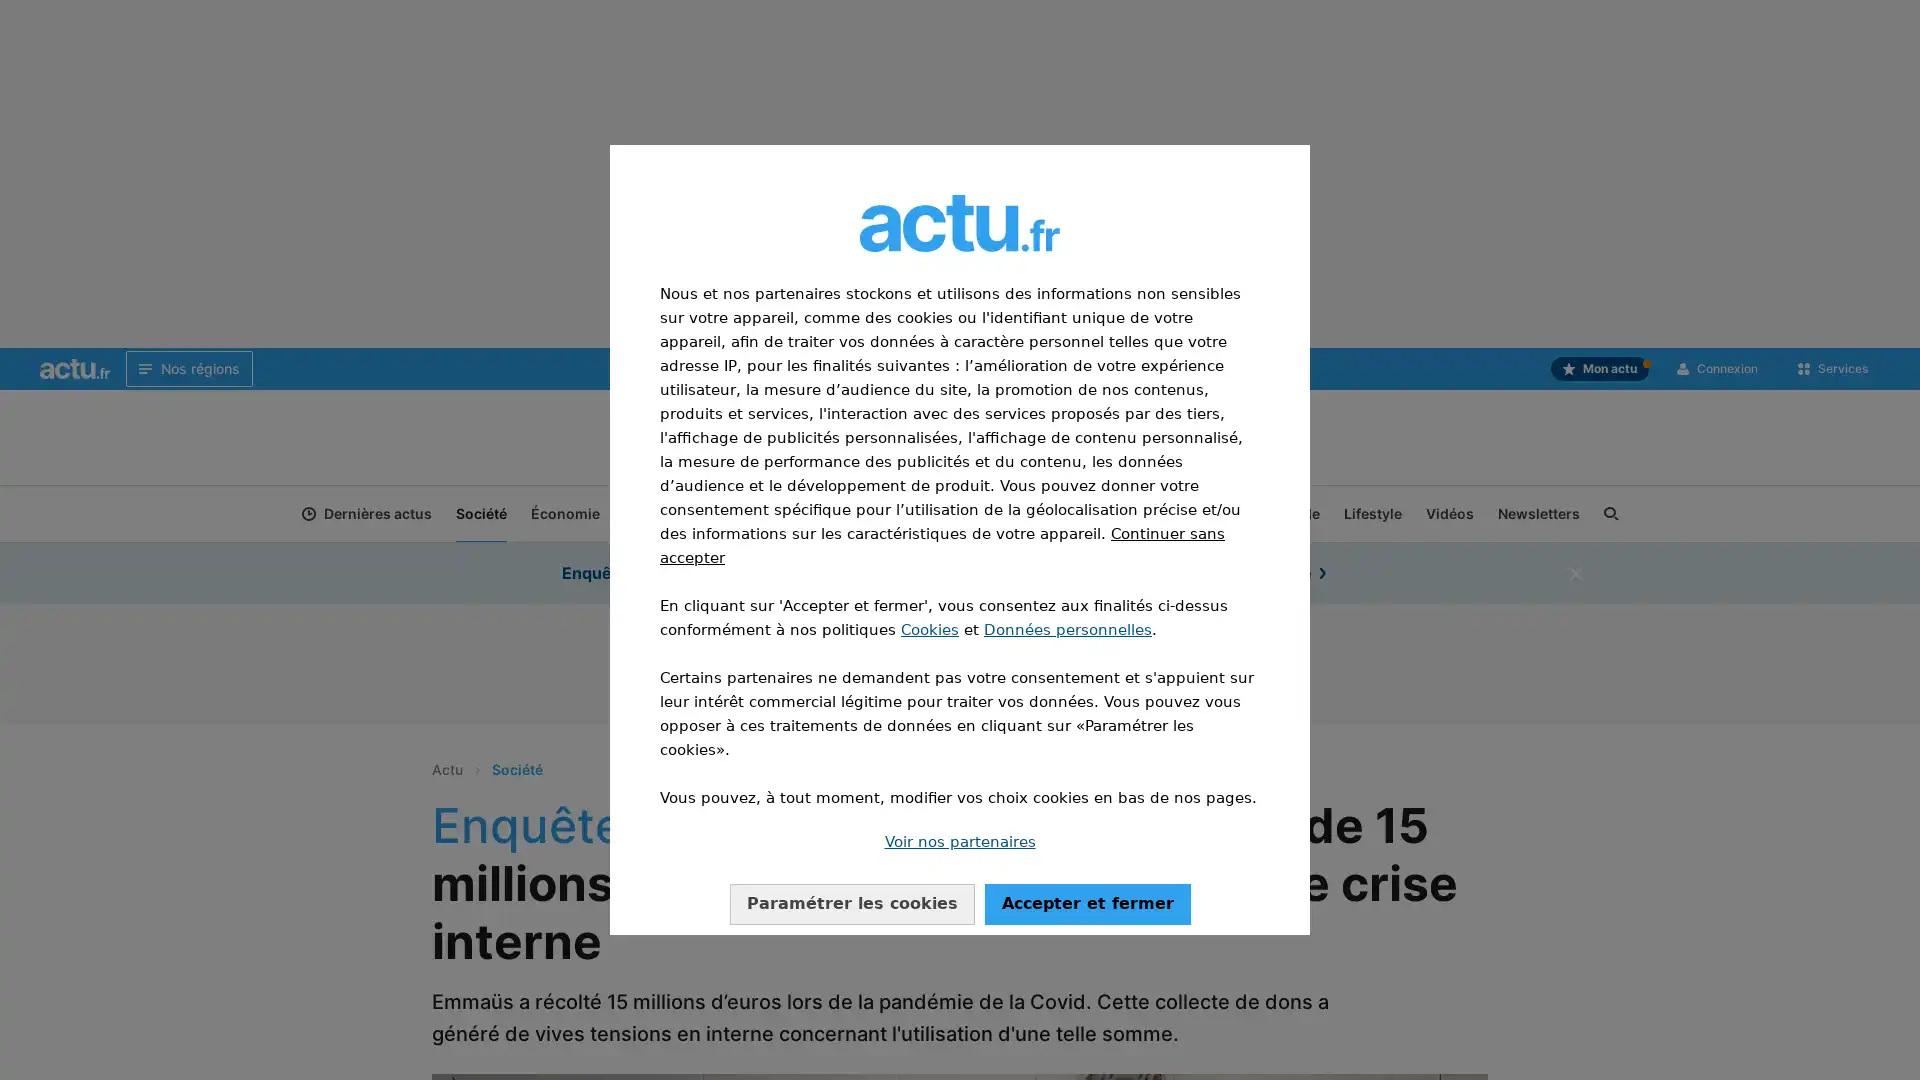 This screenshot has height=1080, width=1920. What do you see at coordinates (1574, 573) in the screenshot?
I see `fermer` at bounding box center [1574, 573].